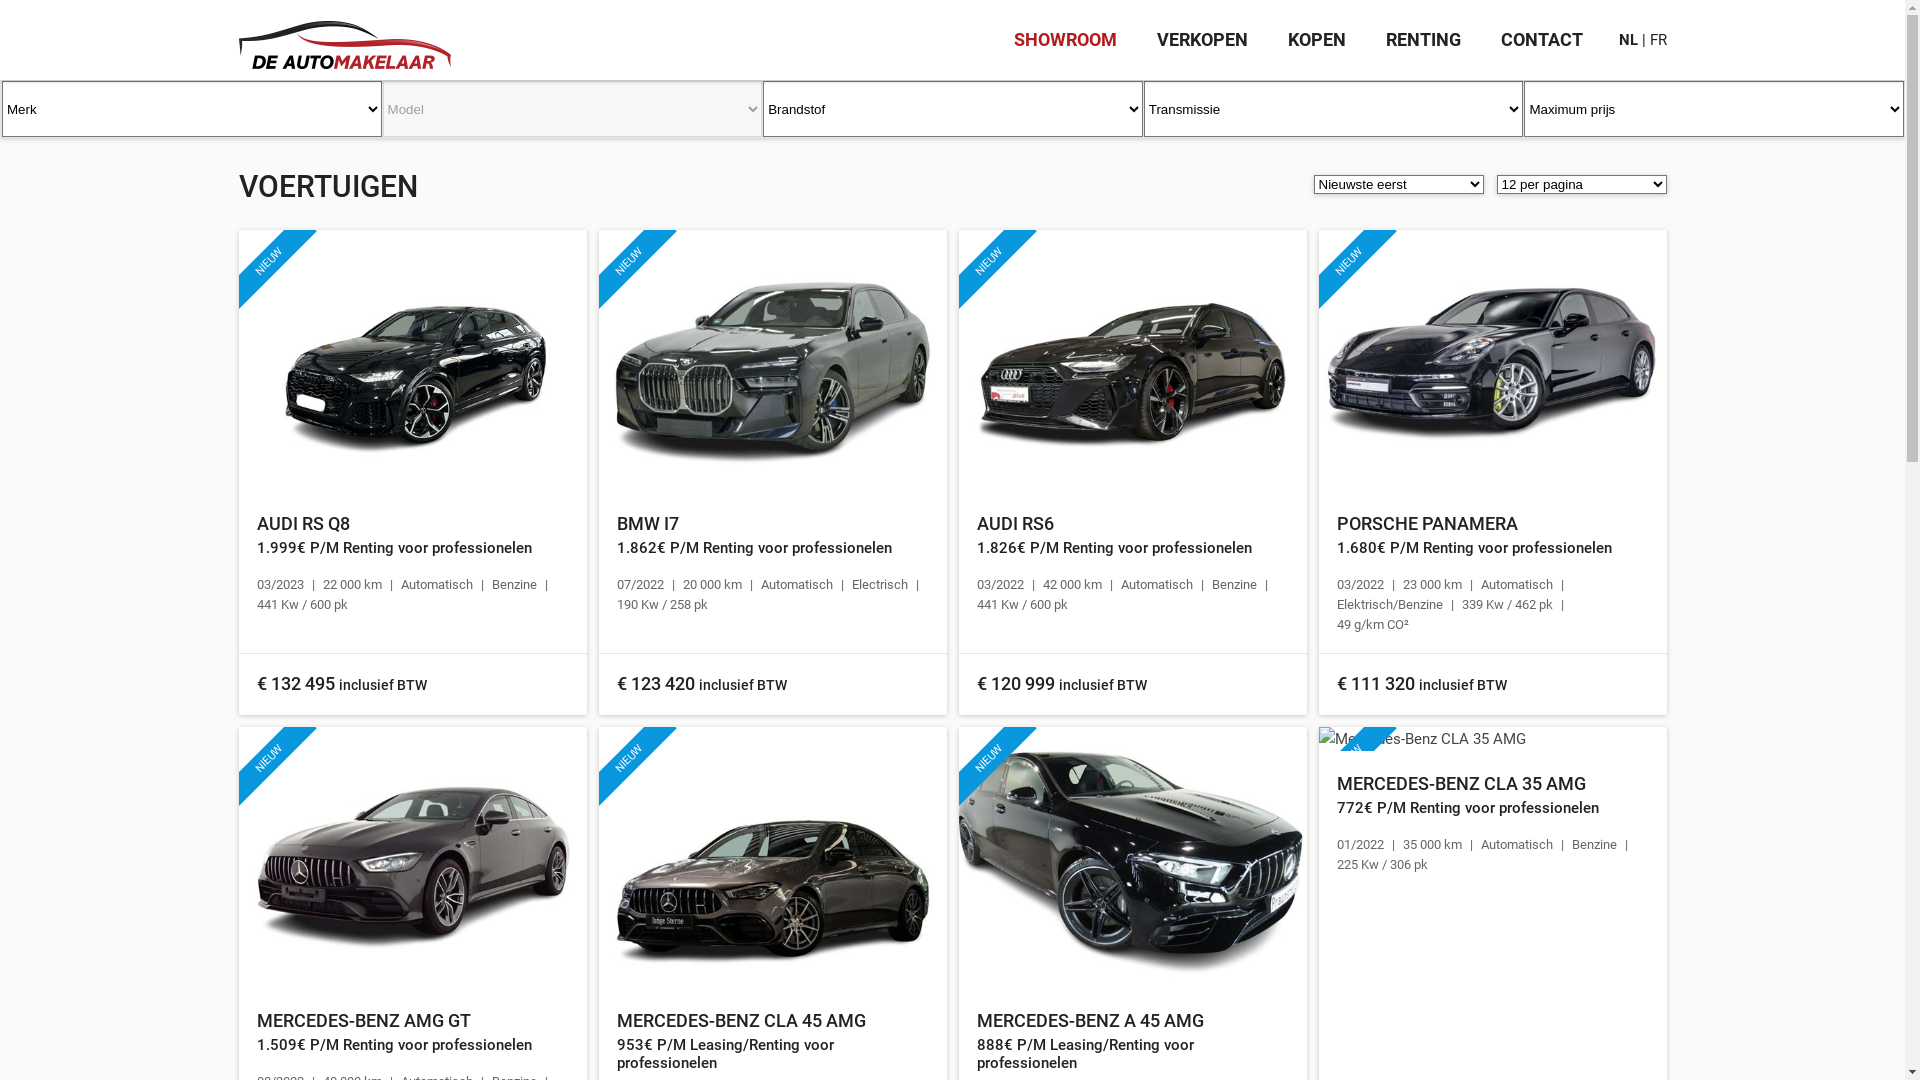  What do you see at coordinates (1627, 39) in the screenshot?
I see `'NL'` at bounding box center [1627, 39].